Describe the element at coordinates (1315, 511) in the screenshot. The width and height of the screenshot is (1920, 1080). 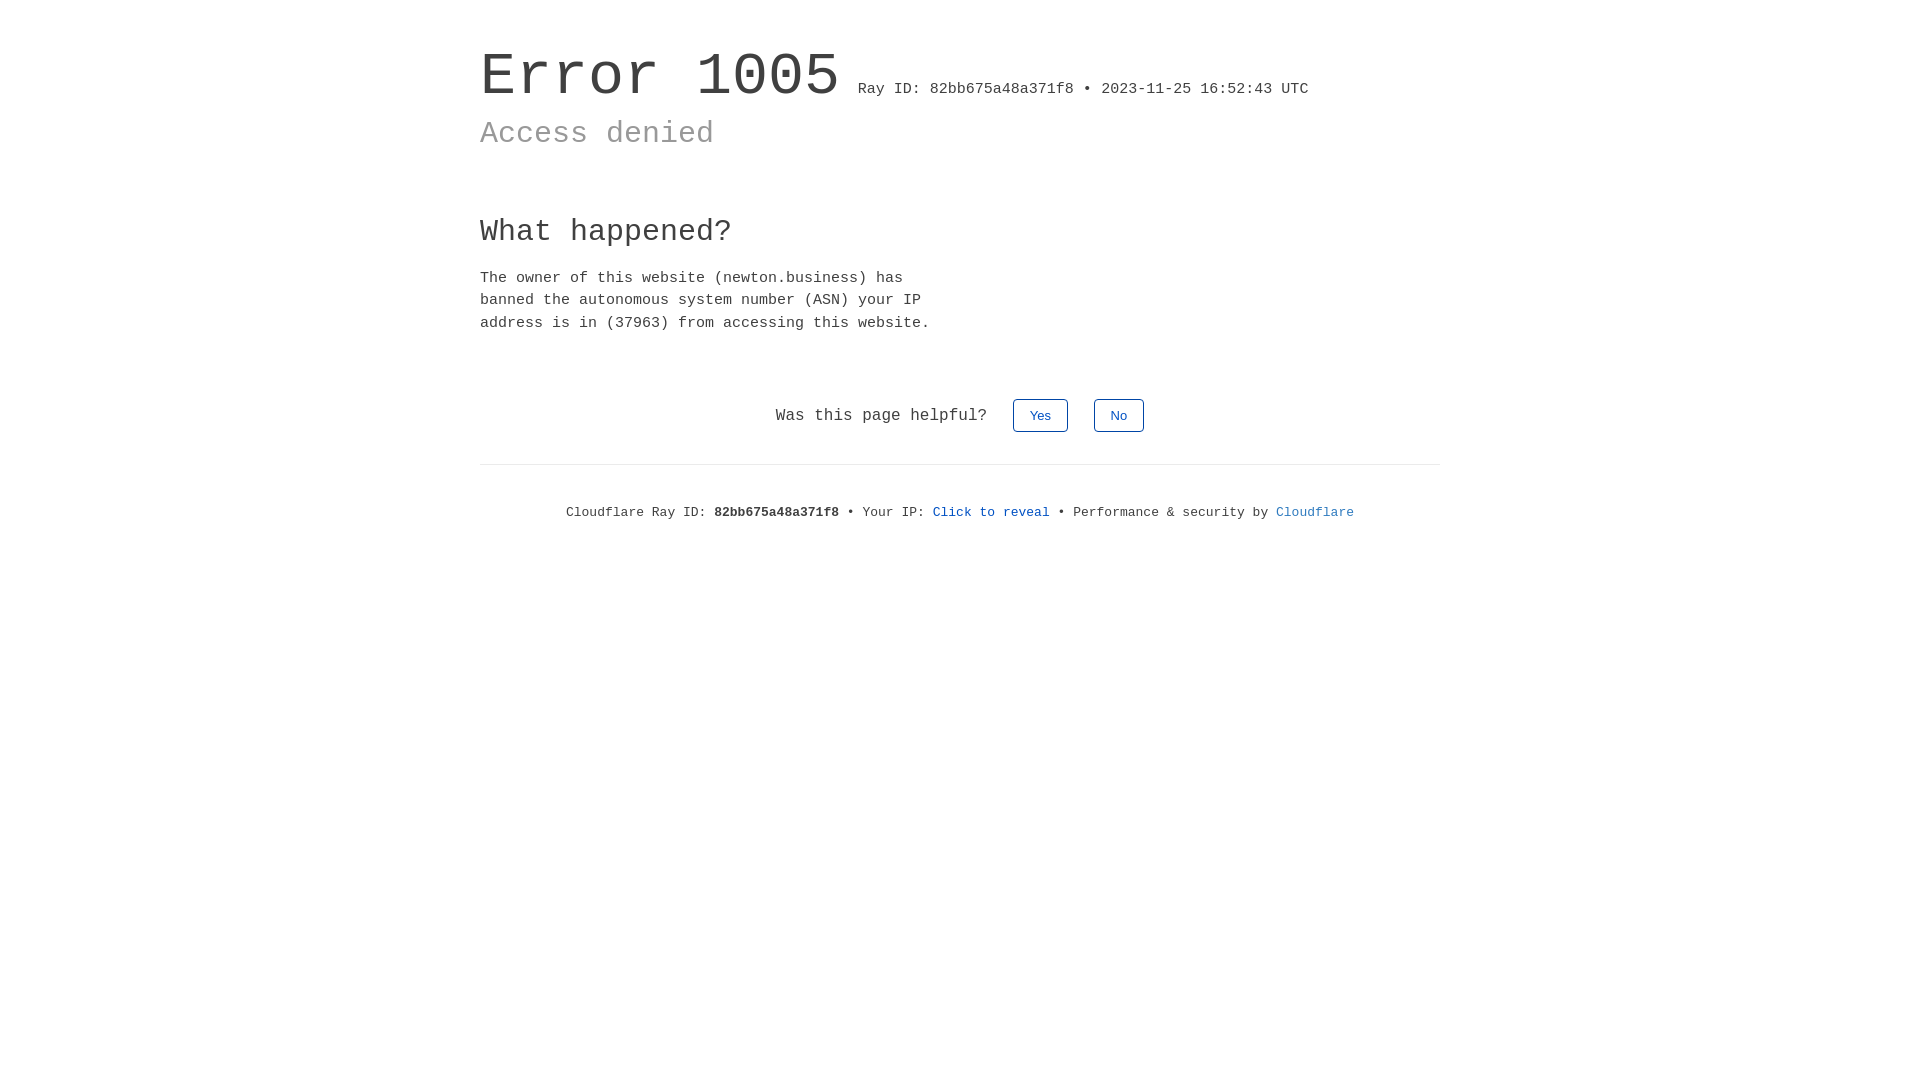
I see `'Cloudflare'` at that location.